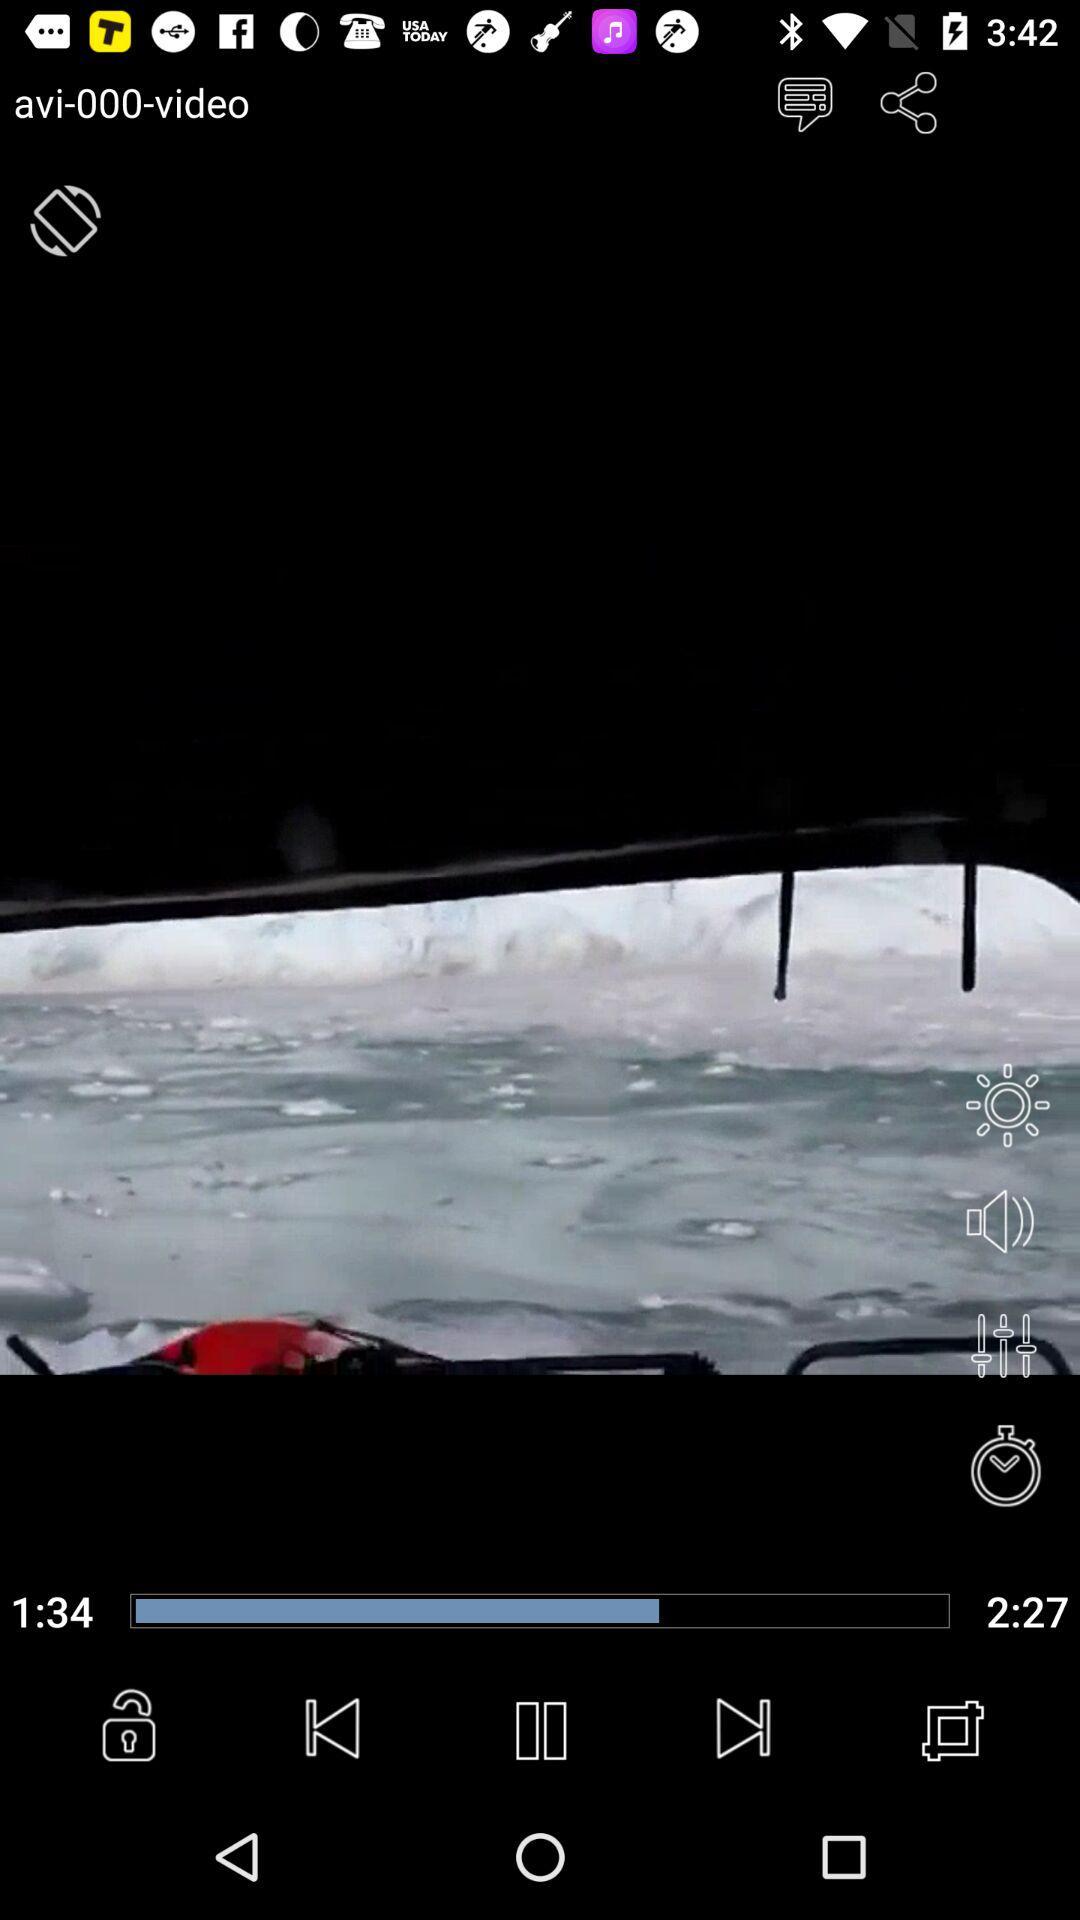 The height and width of the screenshot is (1920, 1080). What do you see at coordinates (540, 1730) in the screenshot?
I see `video play` at bounding box center [540, 1730].